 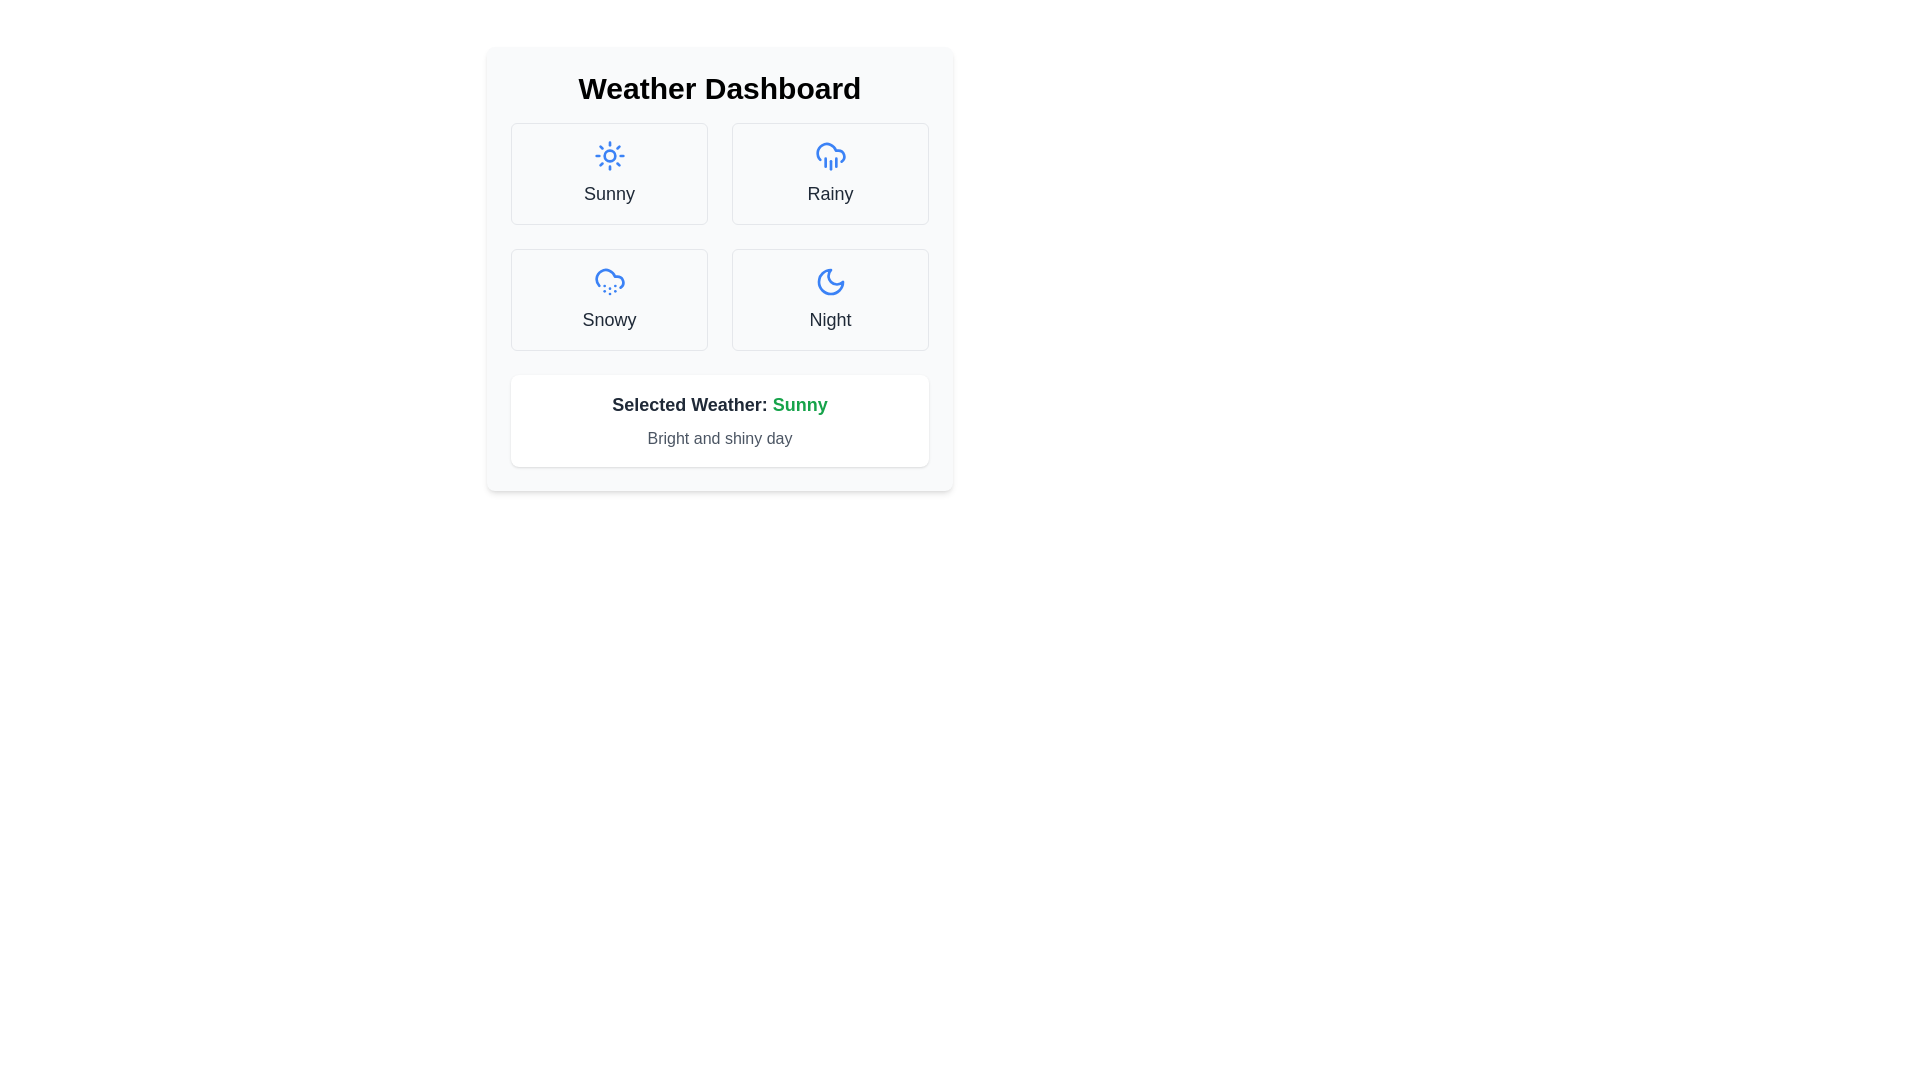 I want to click on the 'Sunny' weather button located in the top-left position of the Weather Dashboard, so click(x=608, y=172).